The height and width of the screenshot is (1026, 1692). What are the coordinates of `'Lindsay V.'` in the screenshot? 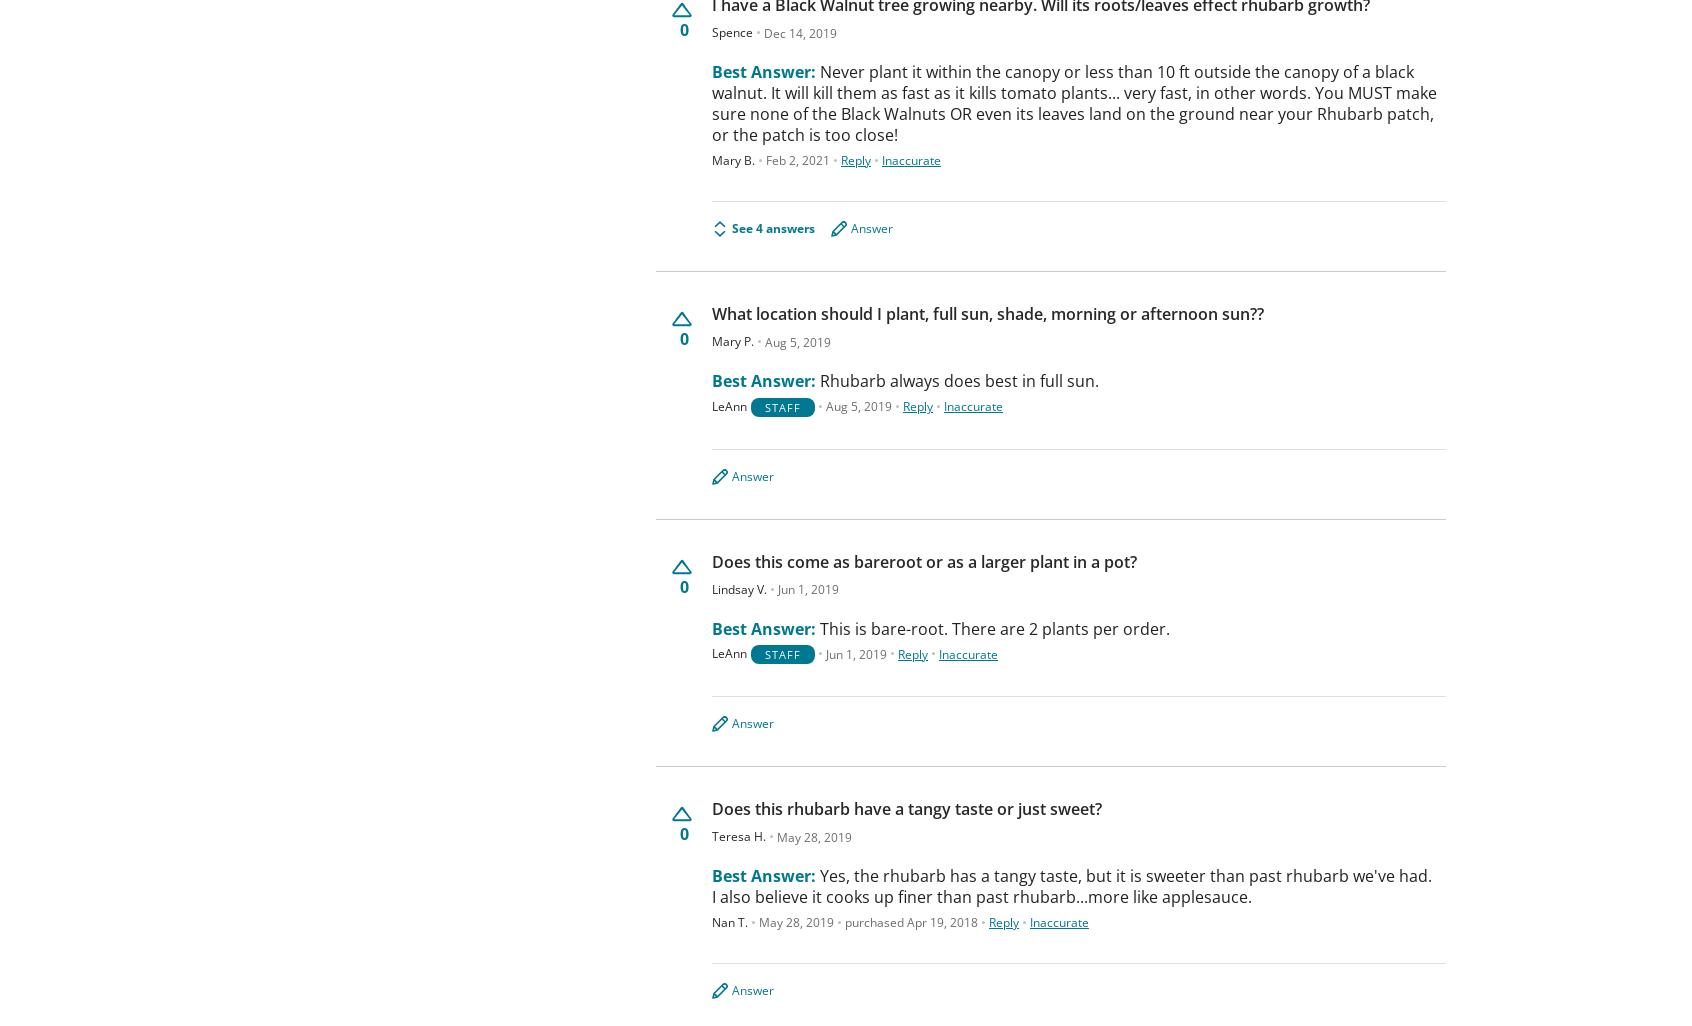 It's located at (738, 588).